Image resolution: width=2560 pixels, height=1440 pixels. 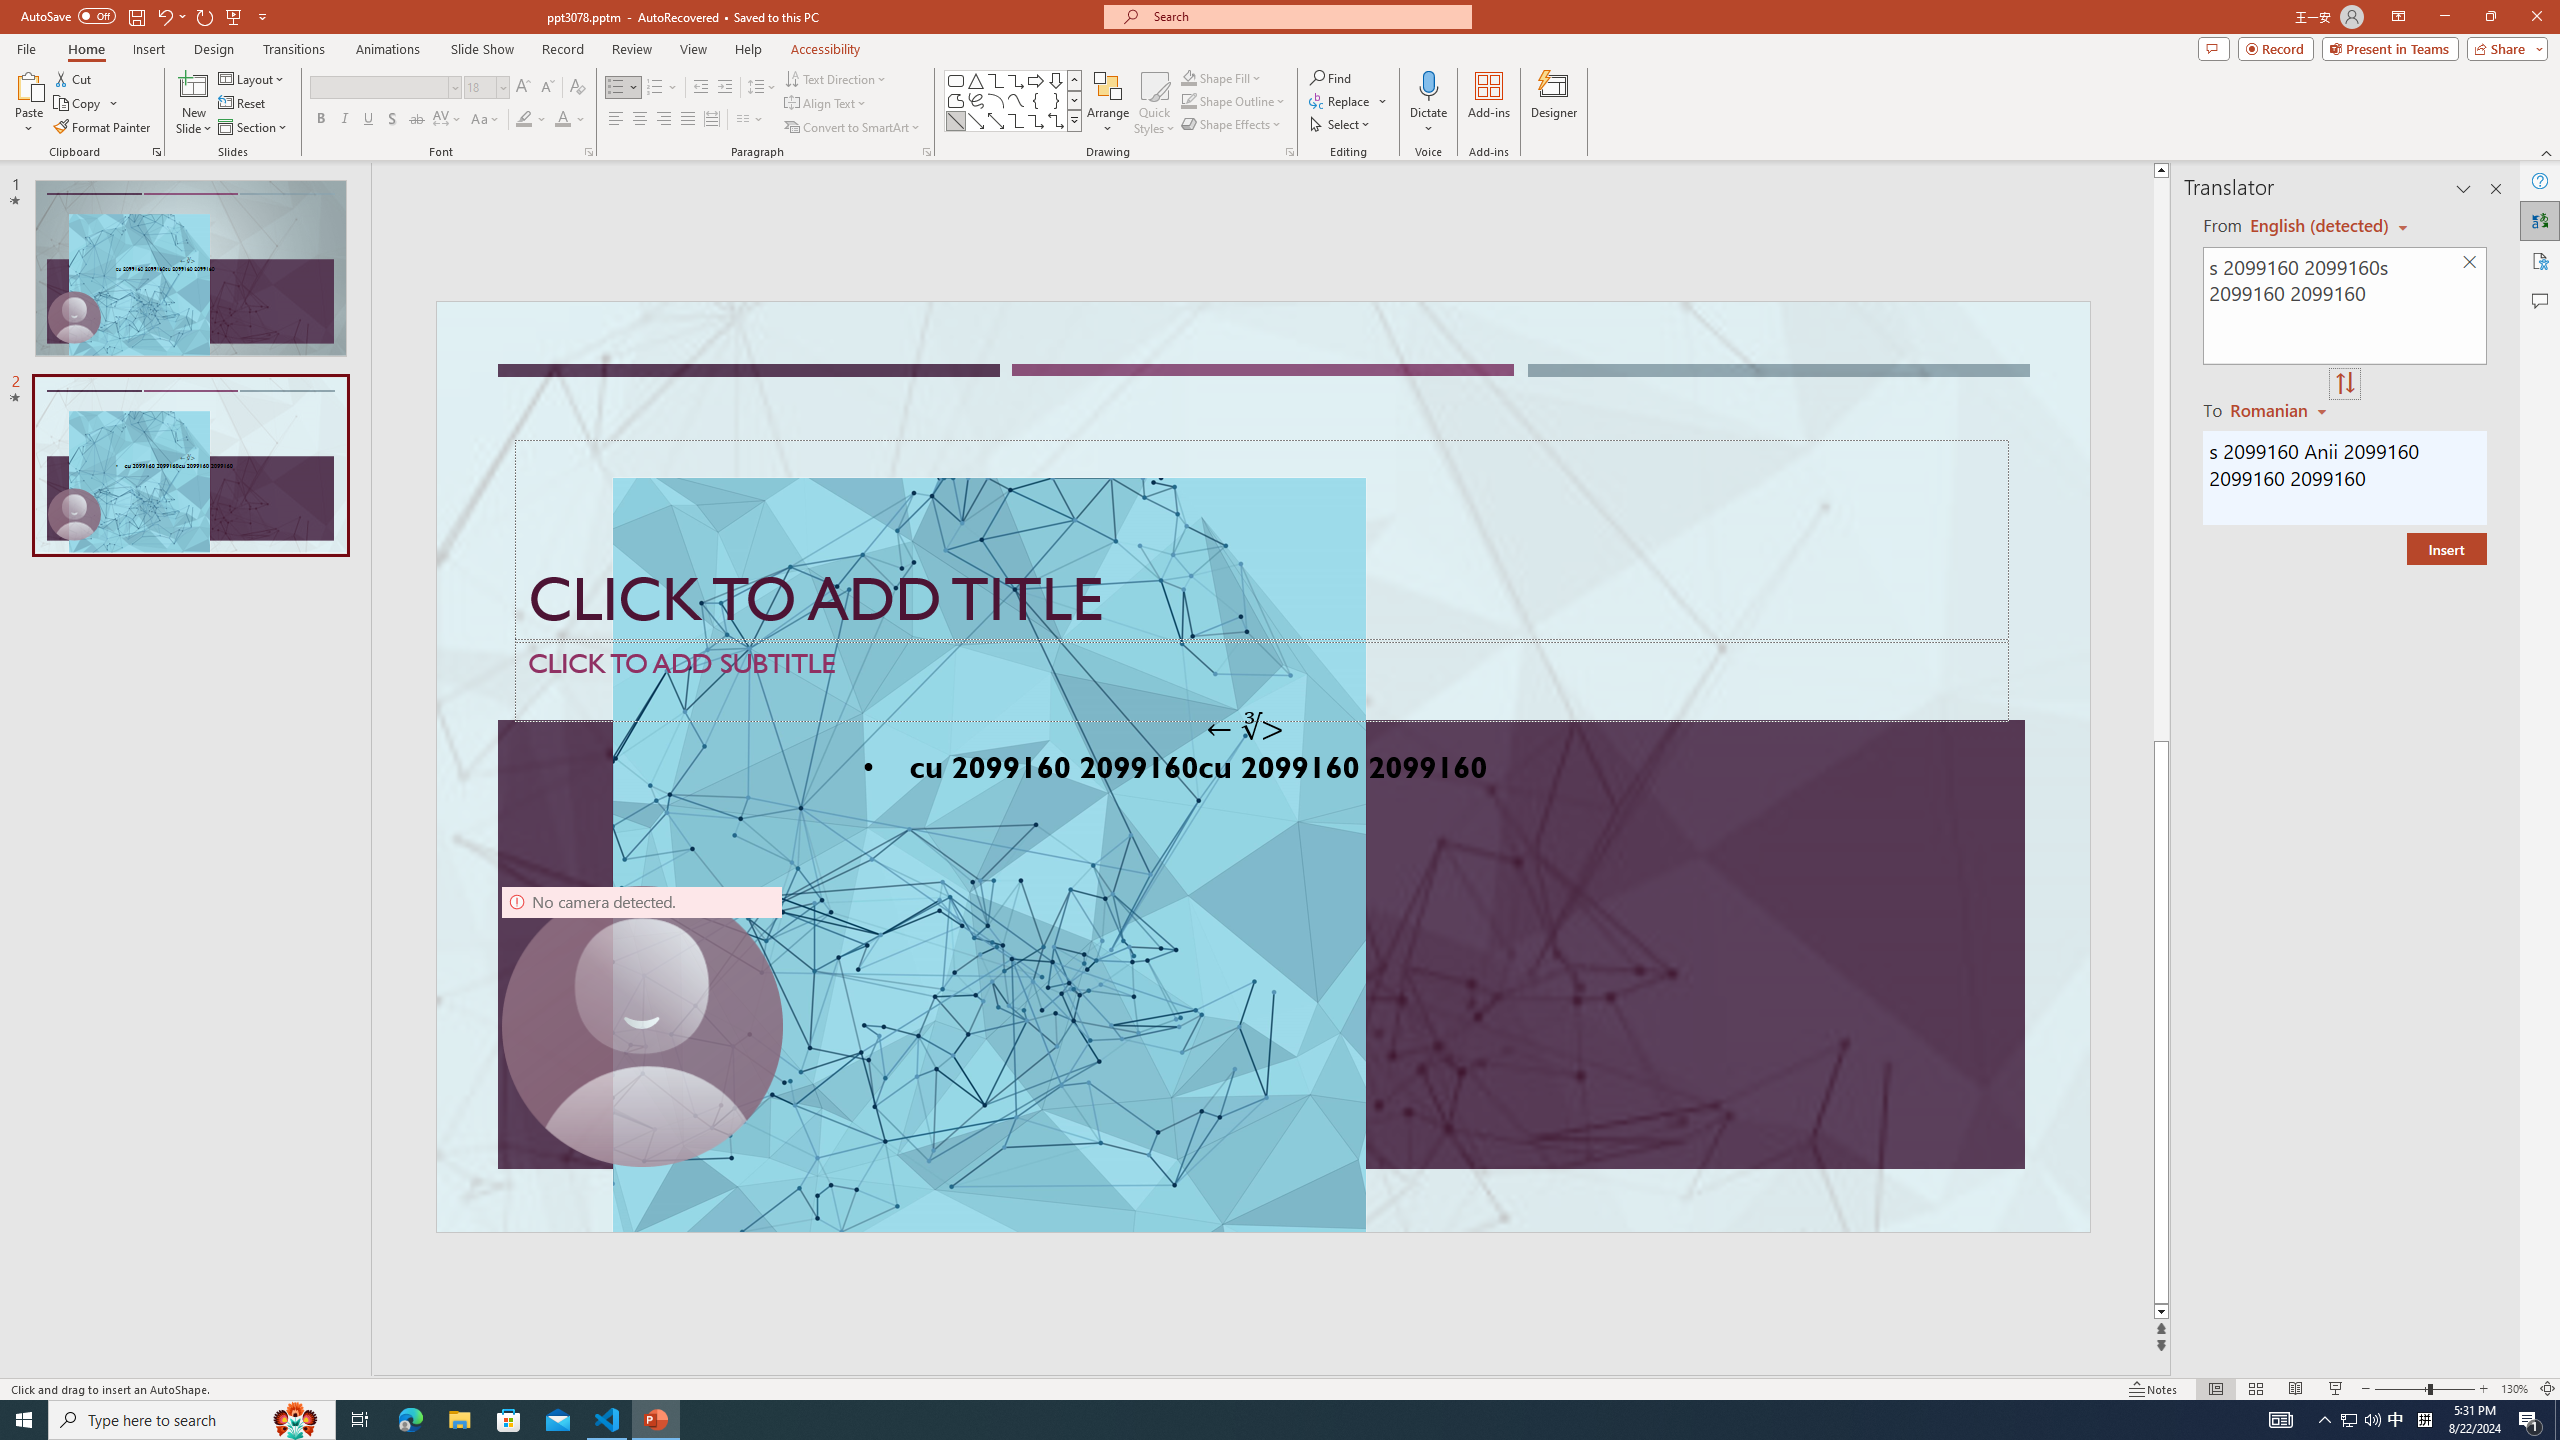 I want to click on 'Czech', so click(x=2279, y=409).